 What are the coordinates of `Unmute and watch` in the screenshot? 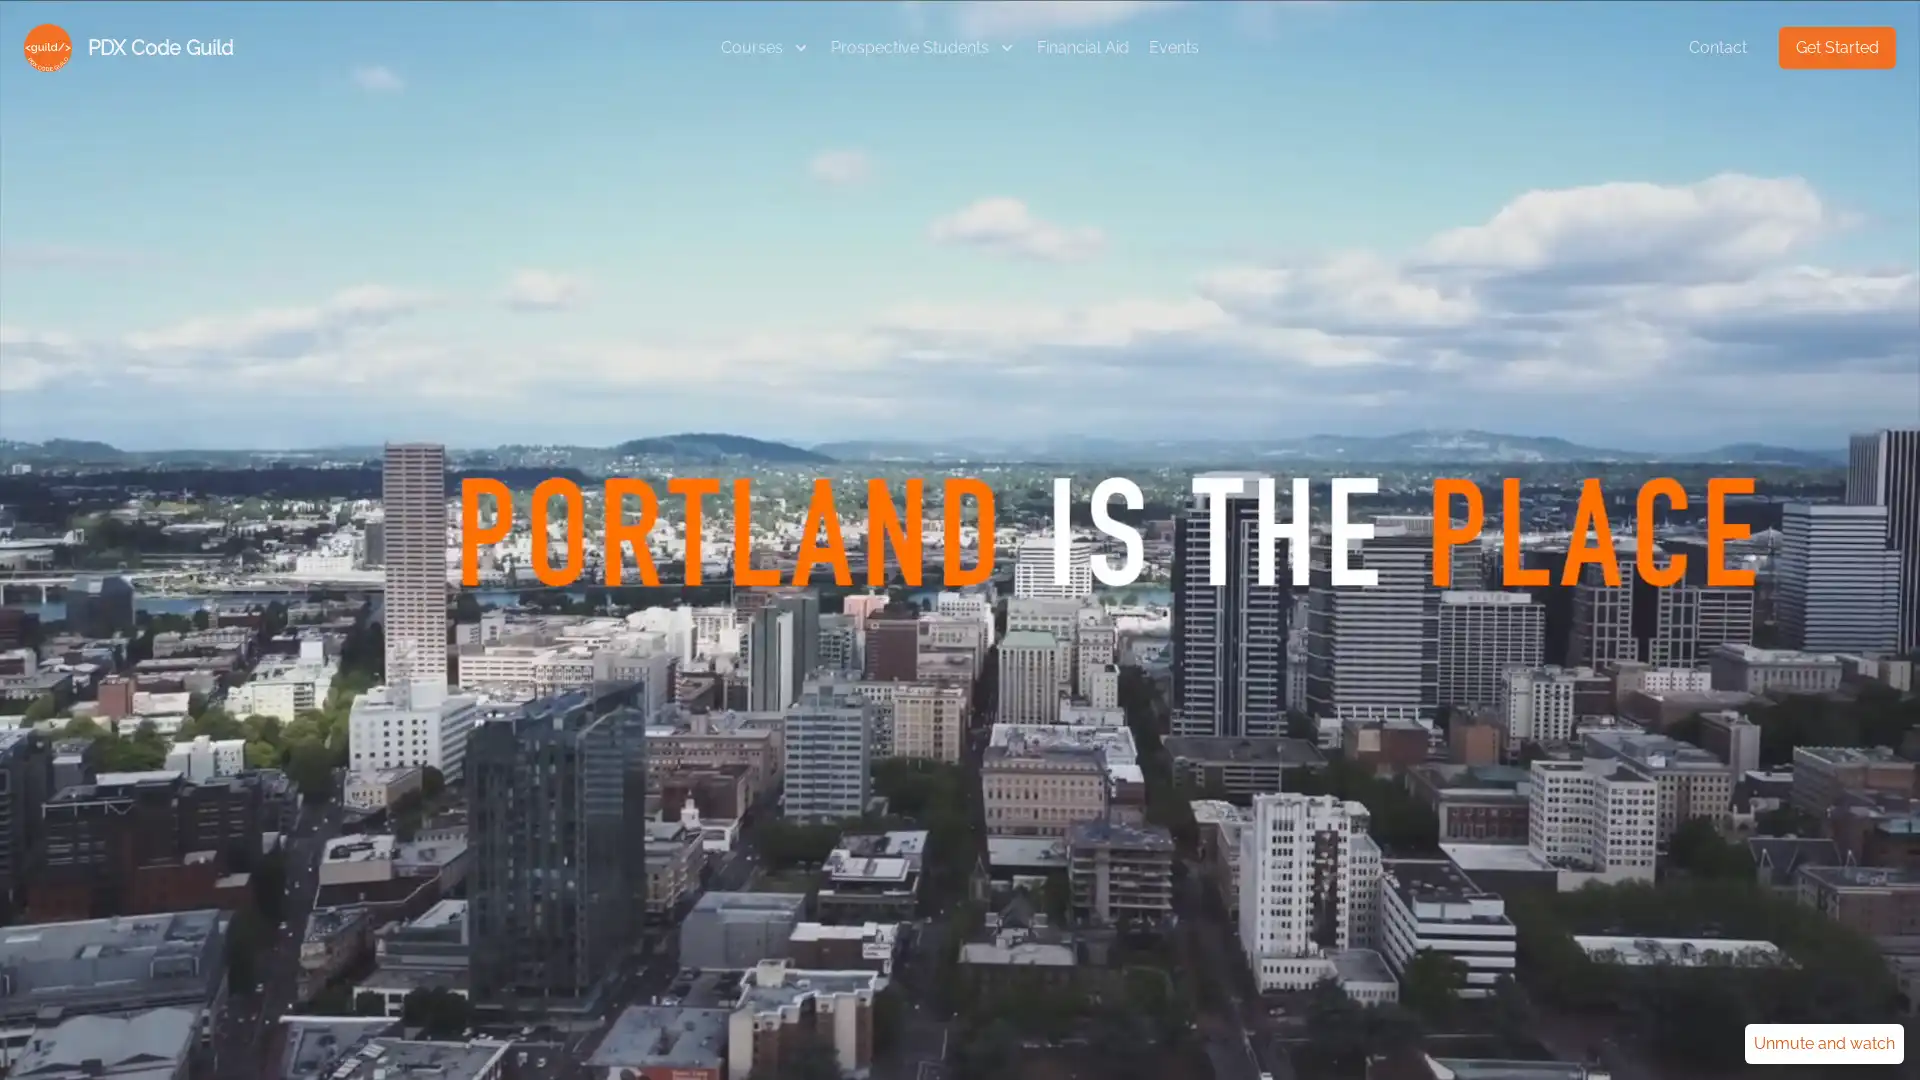 It's located at (1824, 1043).